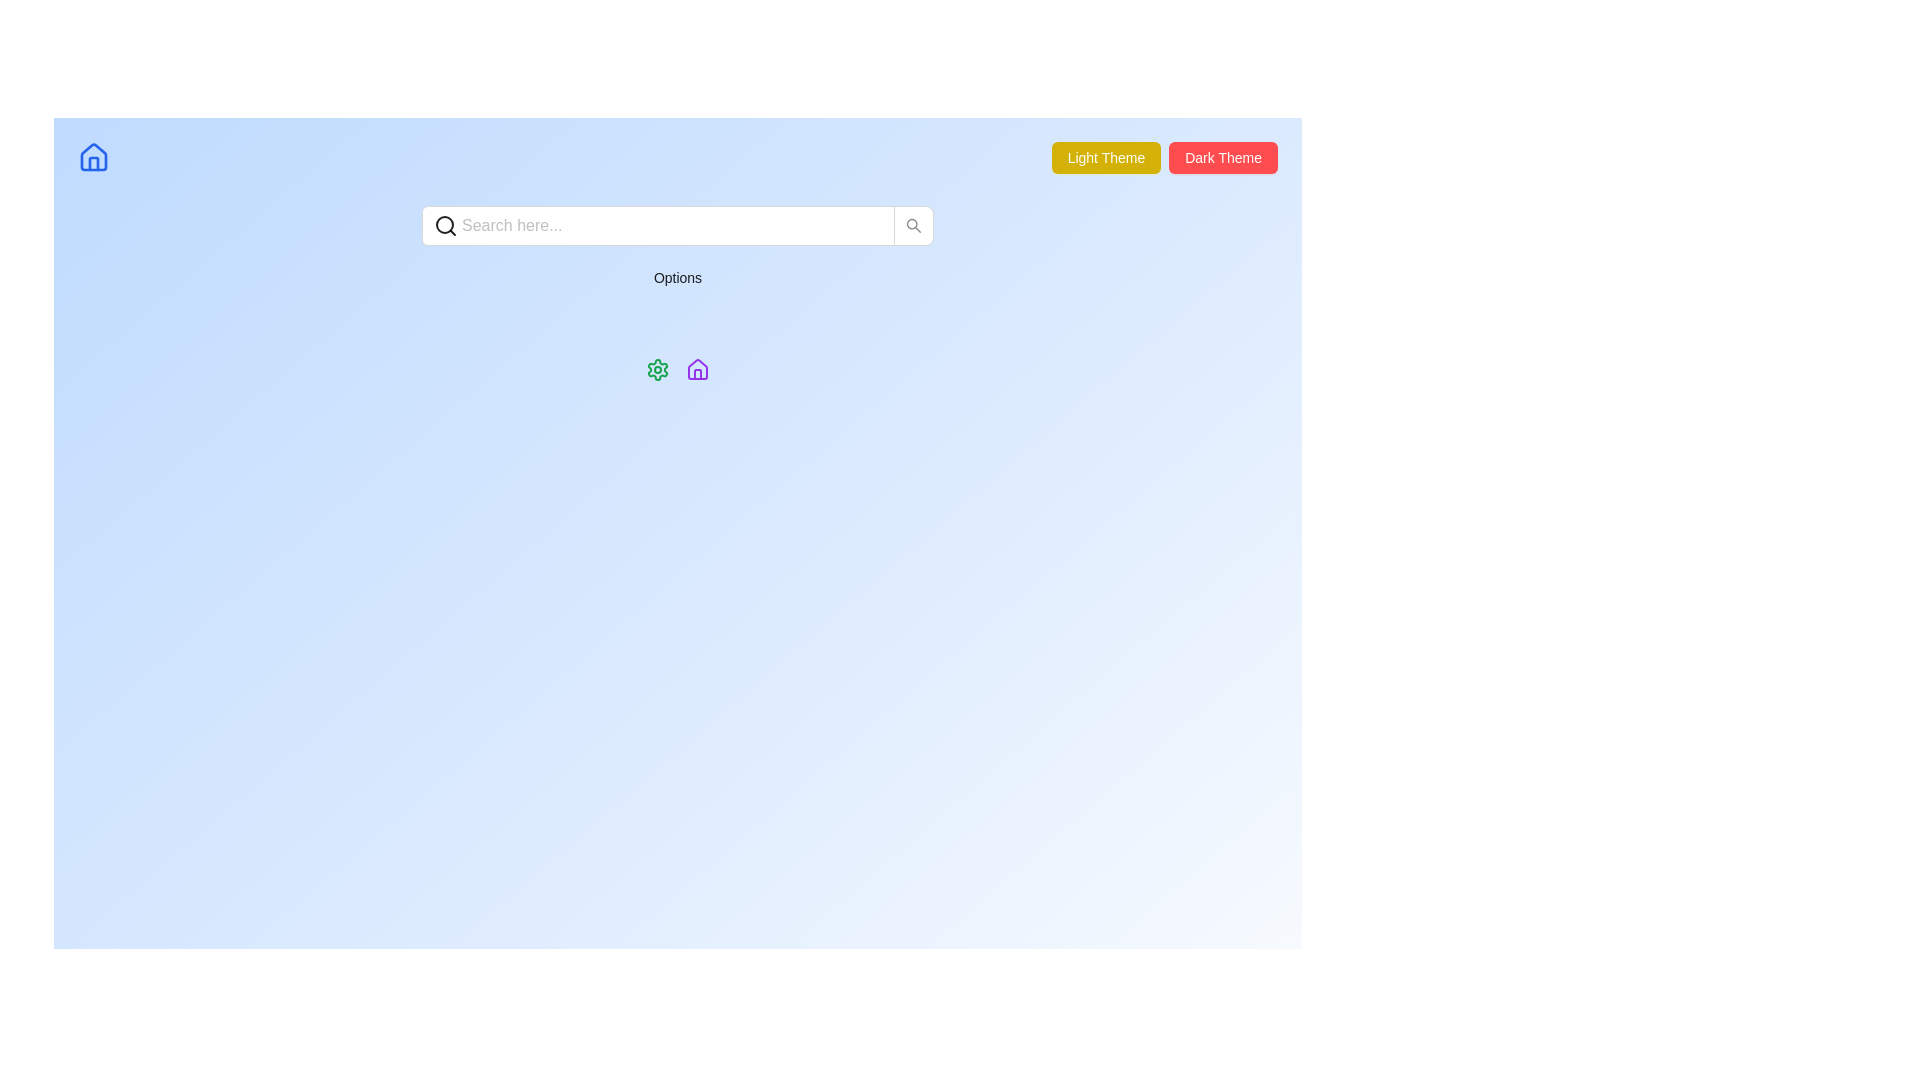  Describe the element at coordinates (93, 163) in the screenshot. I see `the presence of the door icon within the house icon, which is located in the upper-left corner of the interface` at that location.